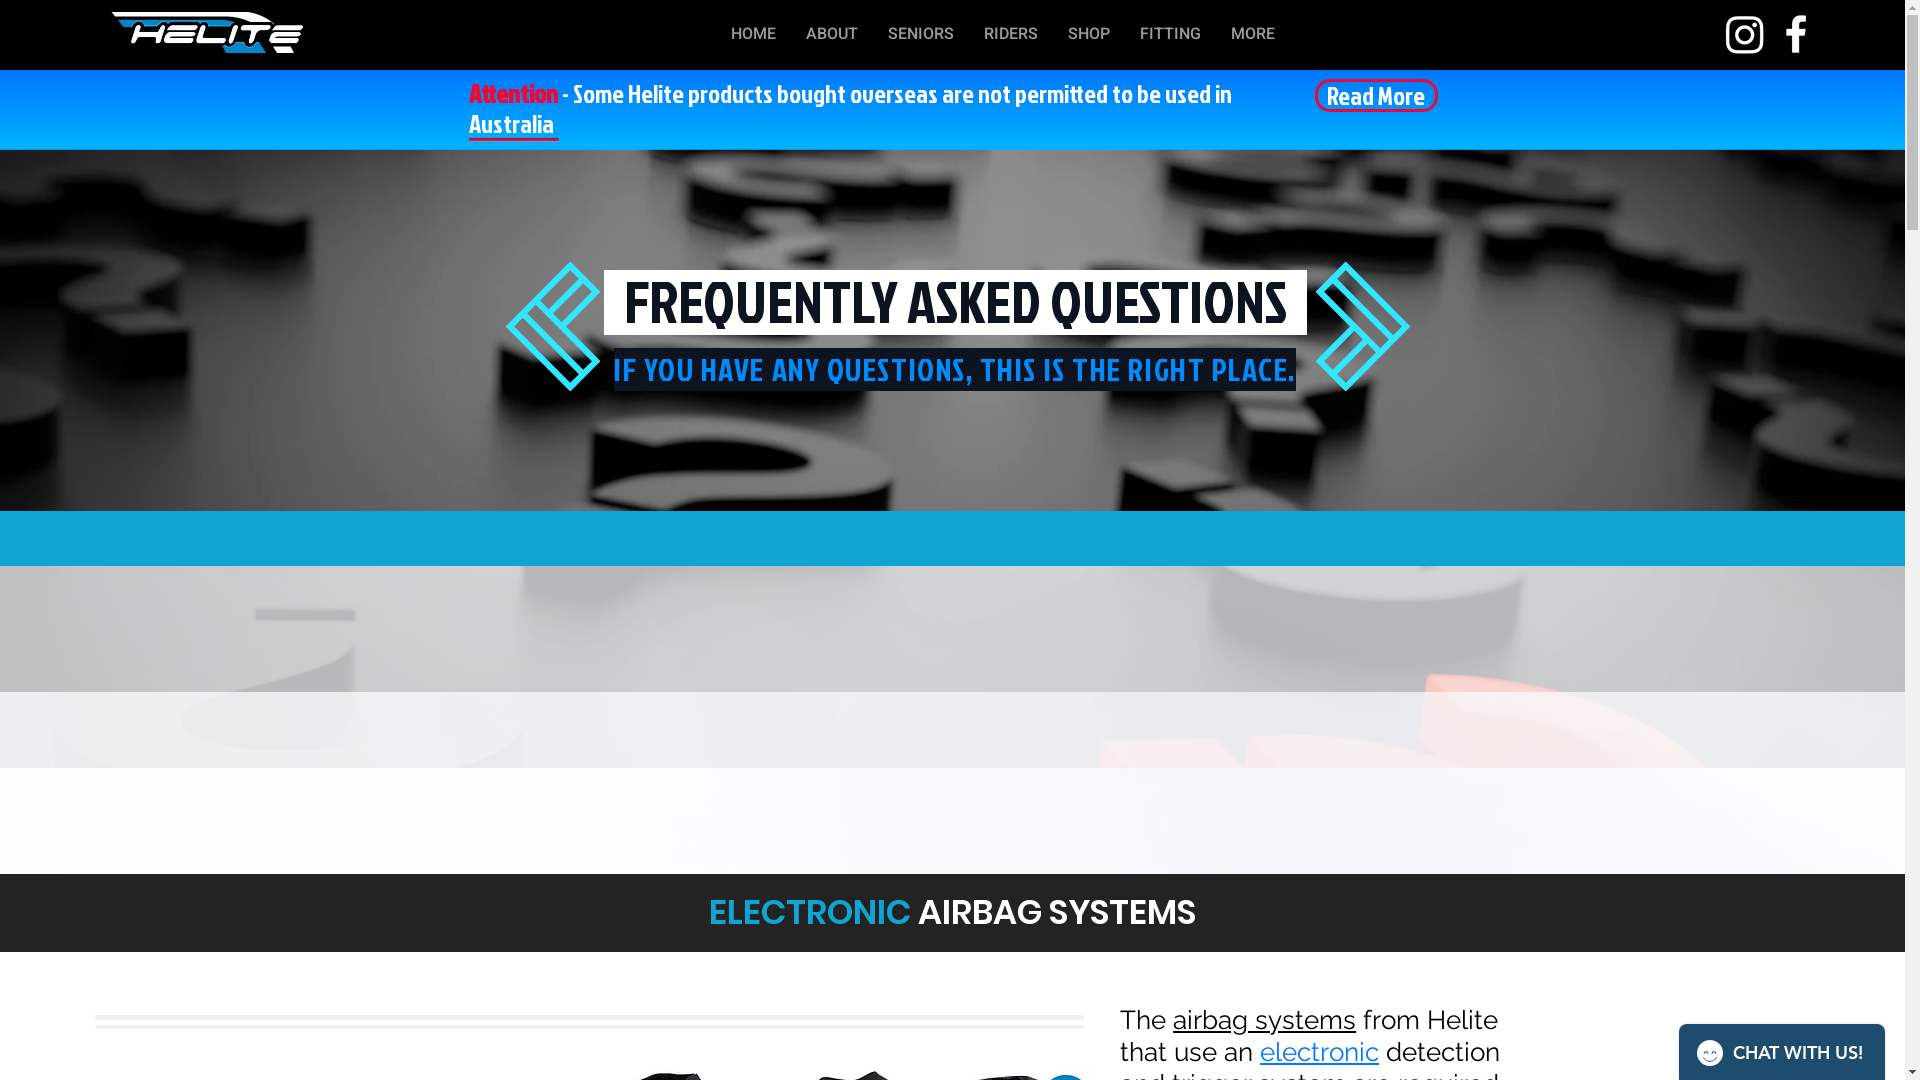 The width and height of the screenshot is (1920, 1080). I want to click on 'SHOP', so click(1088, 34).